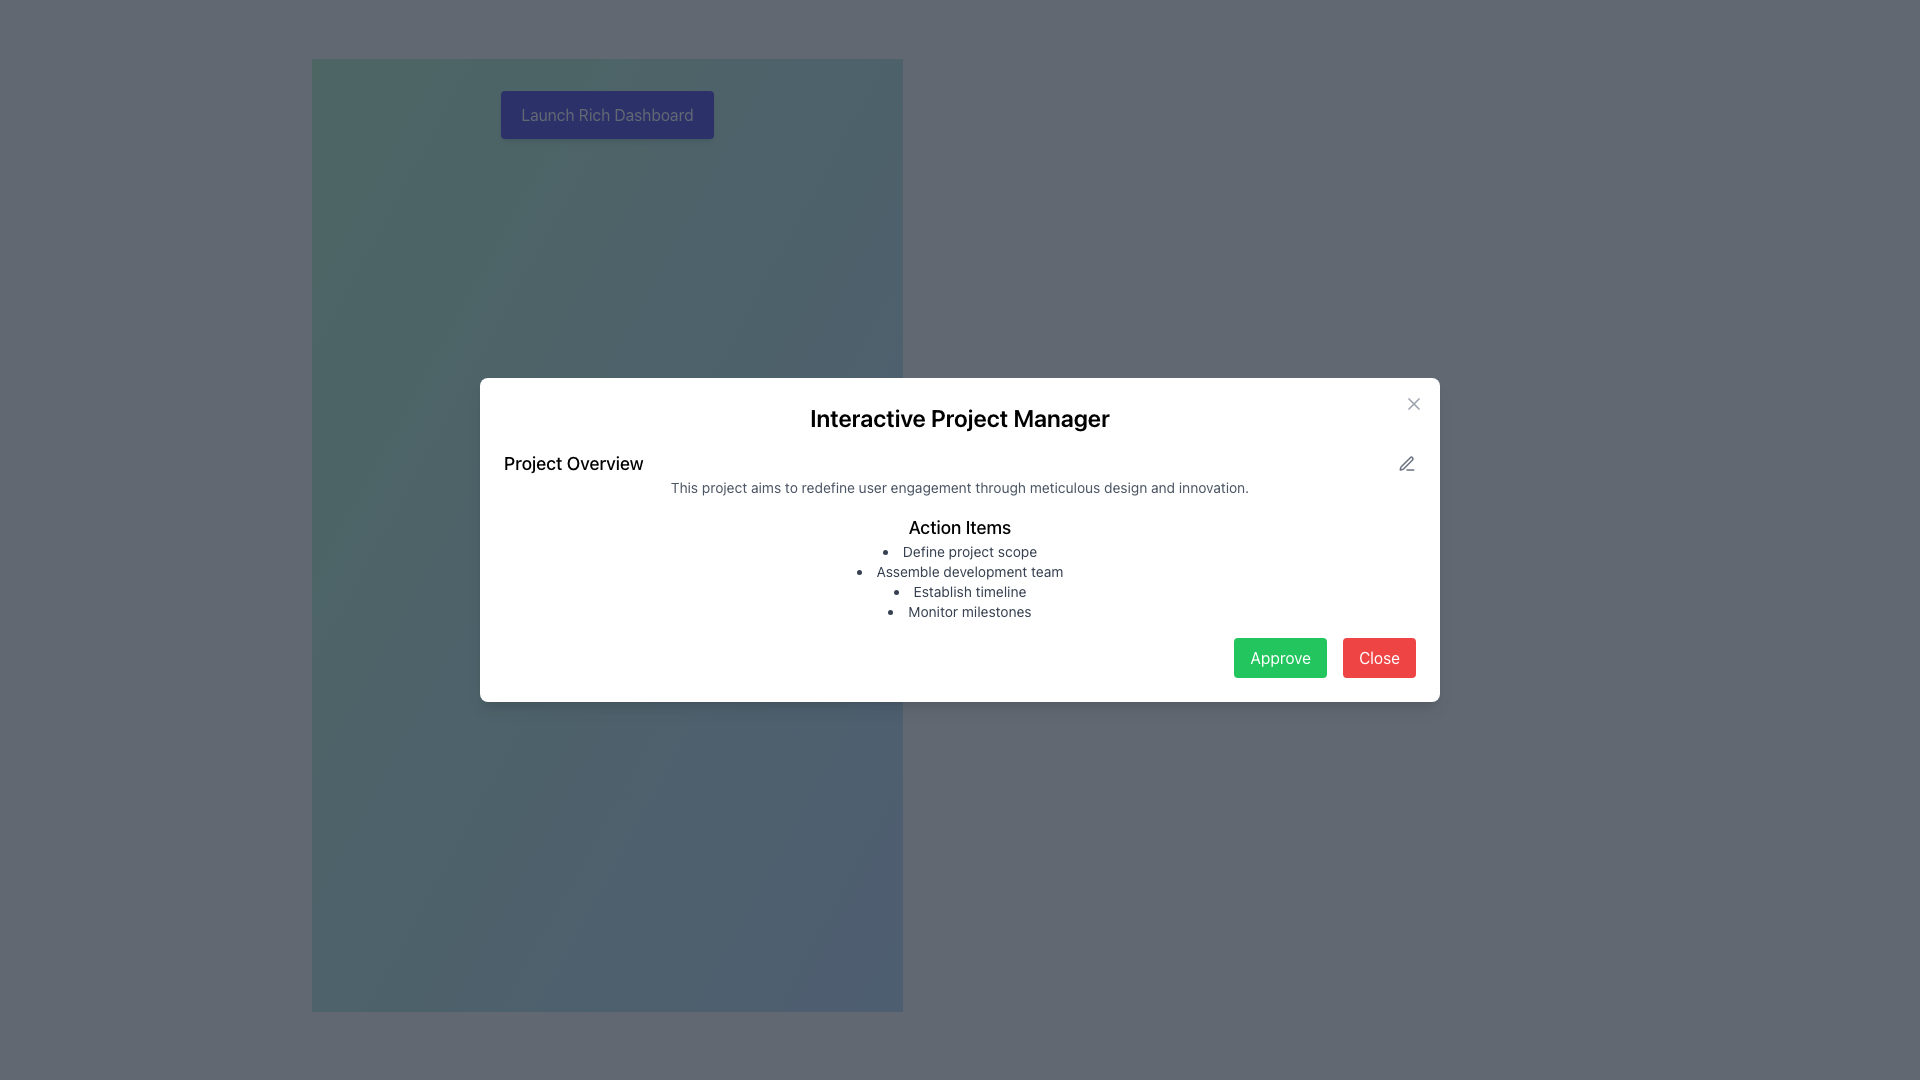 Image resolution: width=1920 pixels, height=1080 pixels. I want to click on text element displaying 'Define project scope' which is the first item in the bulleted list of 'Action Items' within the 'Interactive Project Manager' modal window, so click(960, 551).